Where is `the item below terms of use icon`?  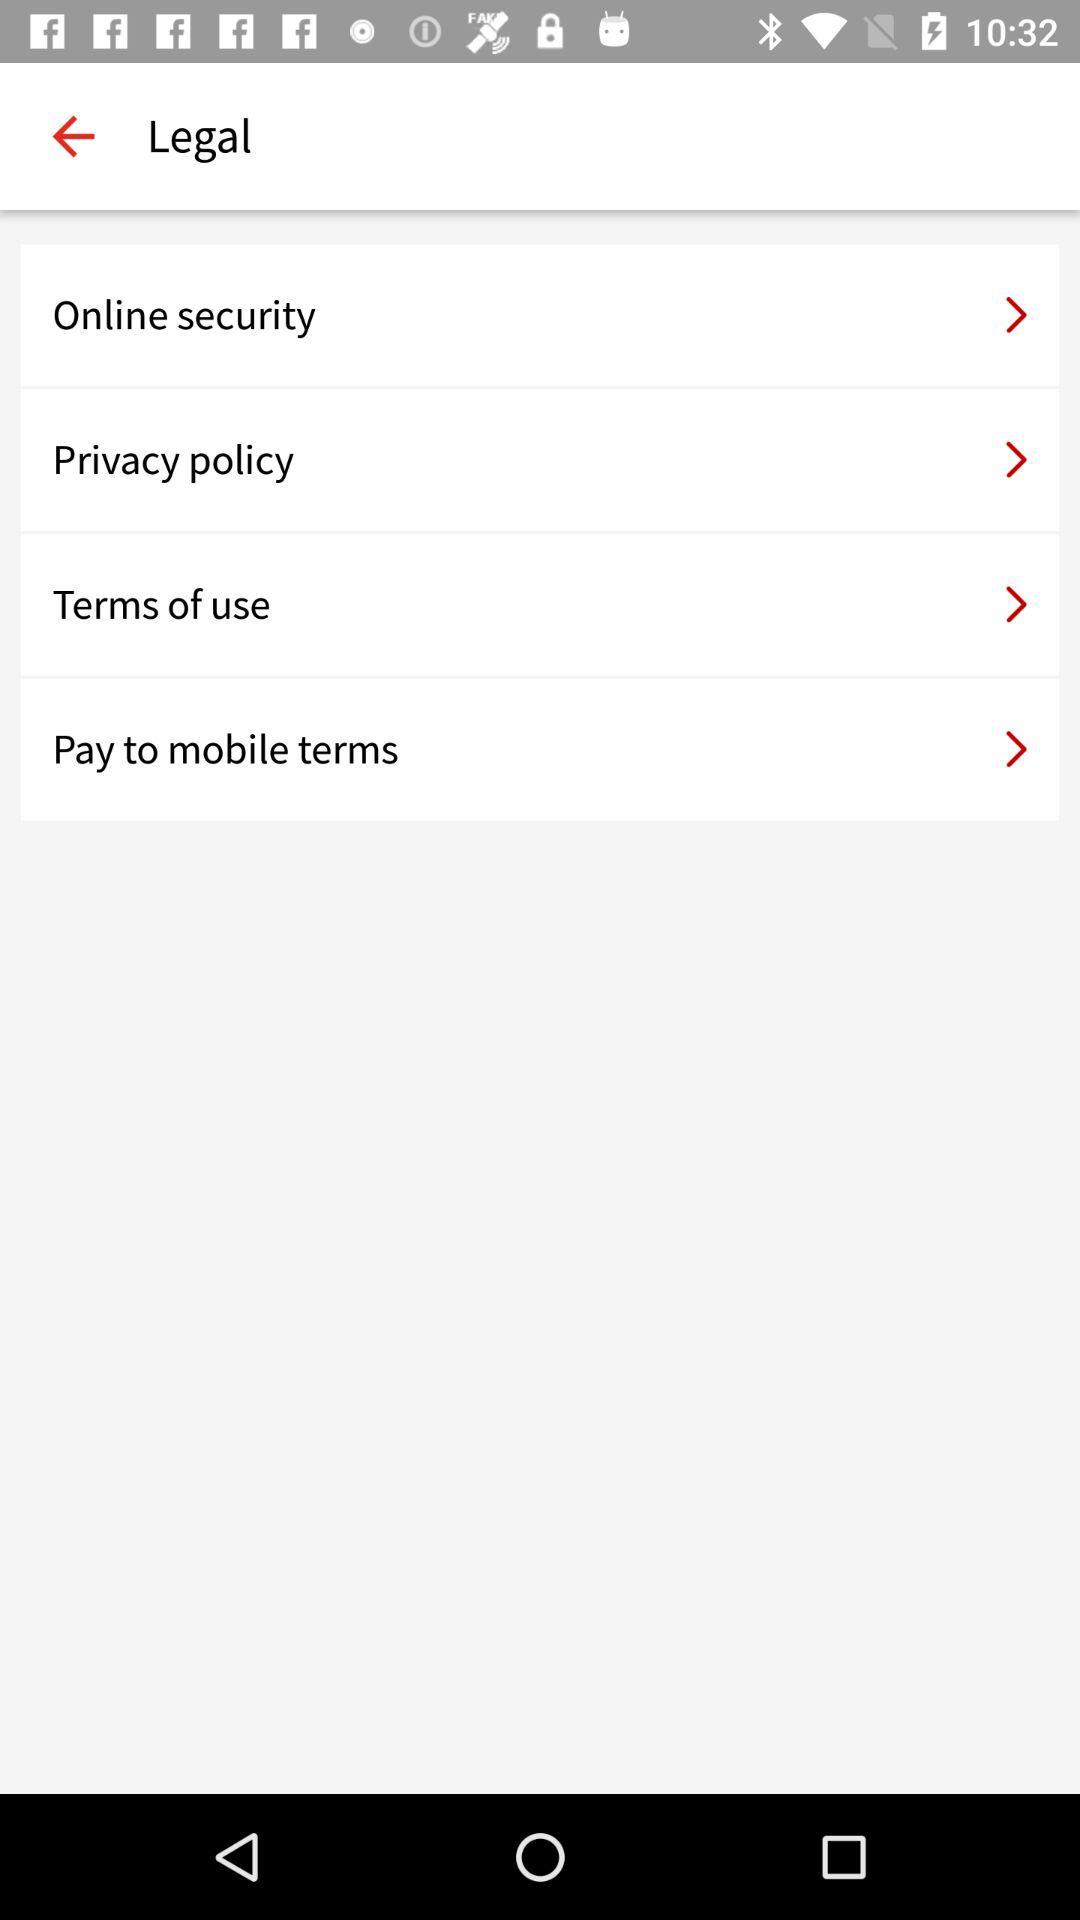 the item below terms of use icon is located at coordinates (540, 748).